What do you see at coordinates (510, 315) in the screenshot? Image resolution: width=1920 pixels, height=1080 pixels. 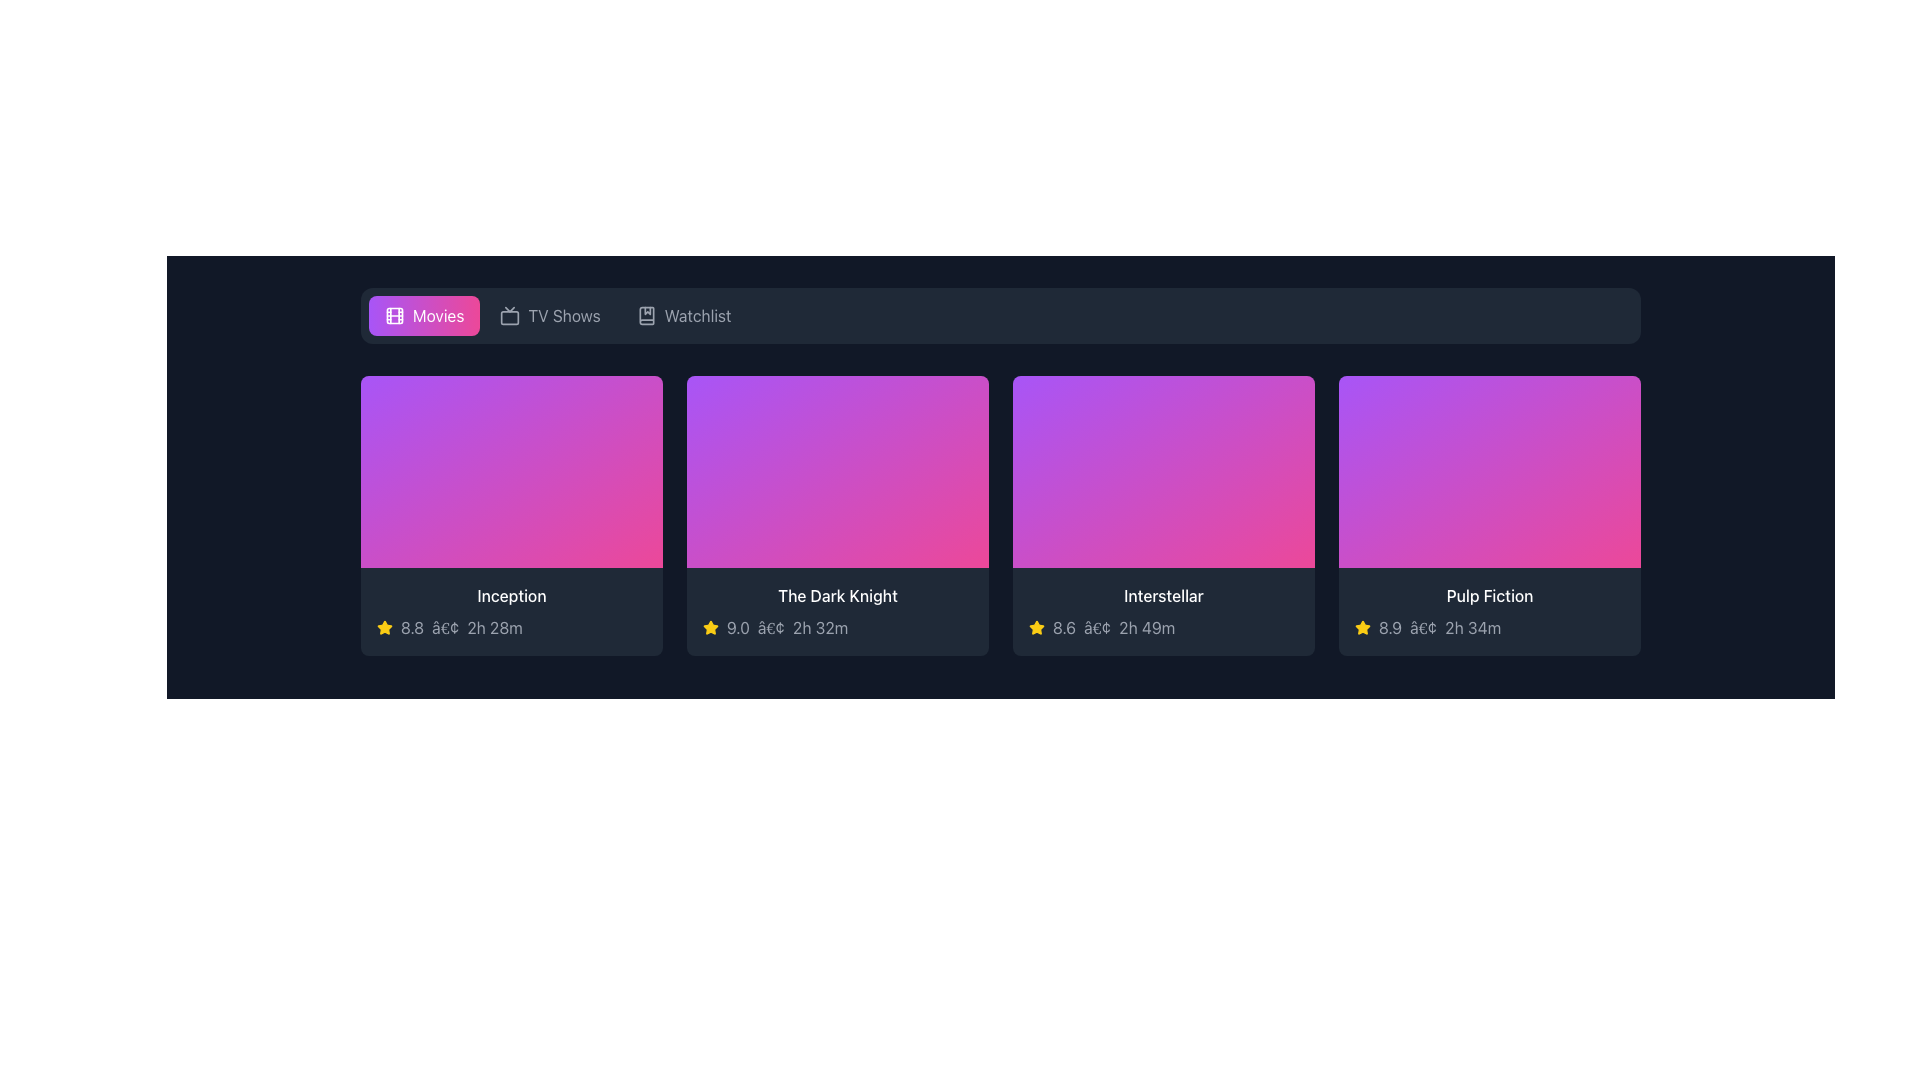 I see `the TV-shaped icon in the header menu` at bounding box center [510, 315].